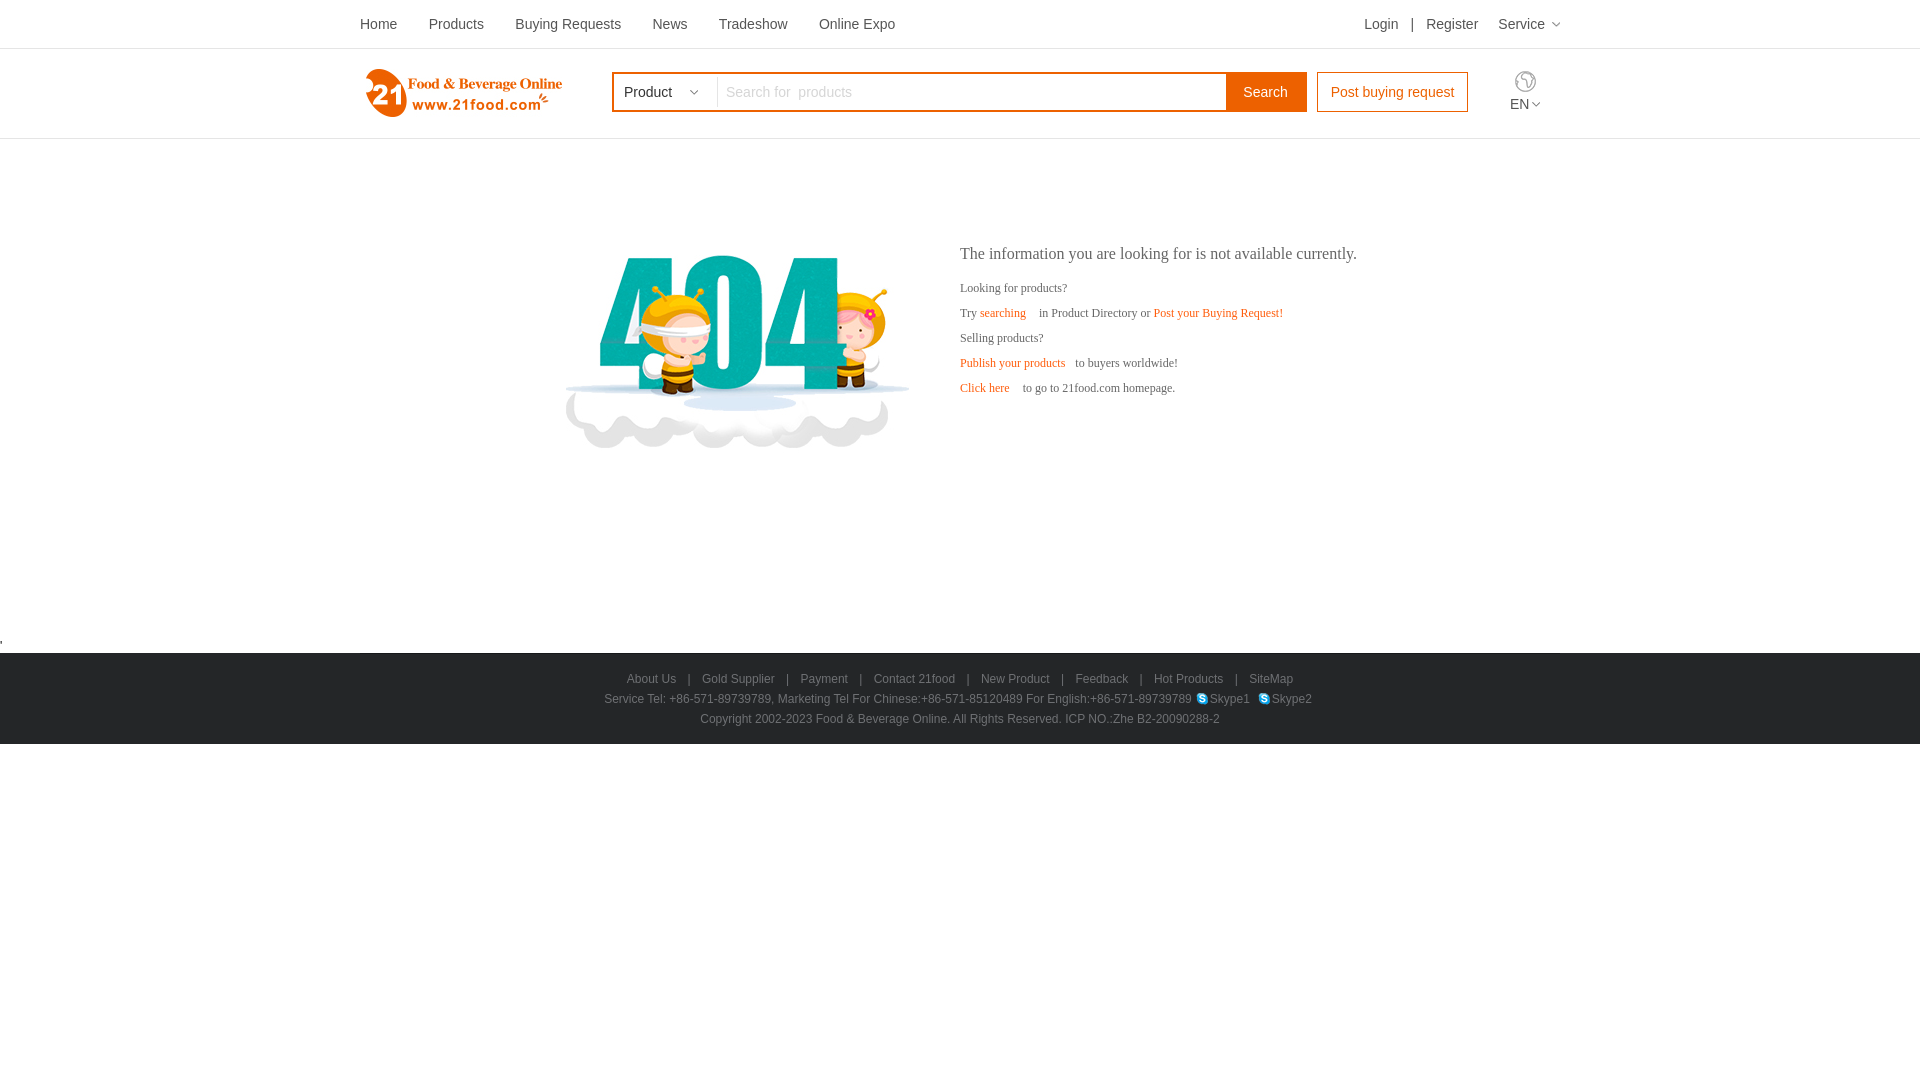 The image size is (1920, 1080). What do you see at coordinates (1264, 92) in the screenshot?
I see `'Search'` at bounding box center [1264, 92].